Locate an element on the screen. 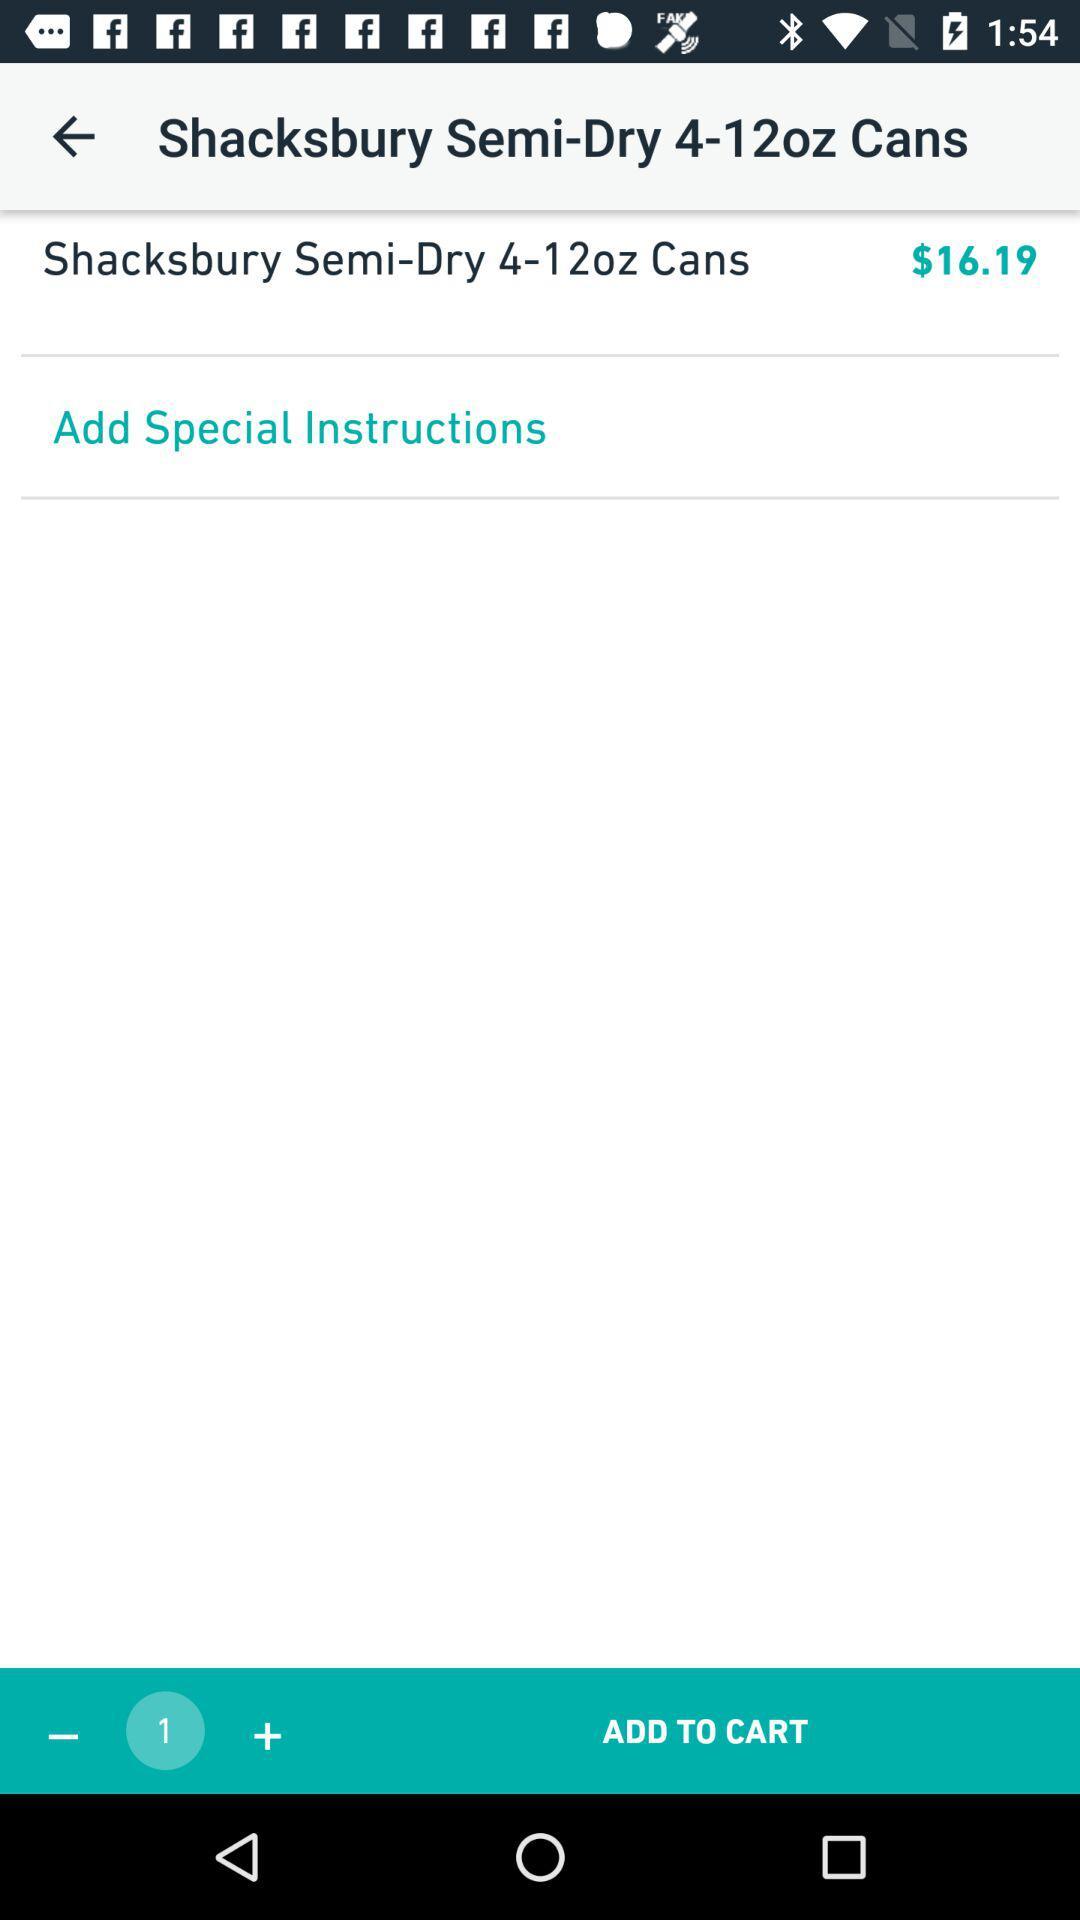  icon below the shacksbury semi dry app is located at coordinates (973, 259).